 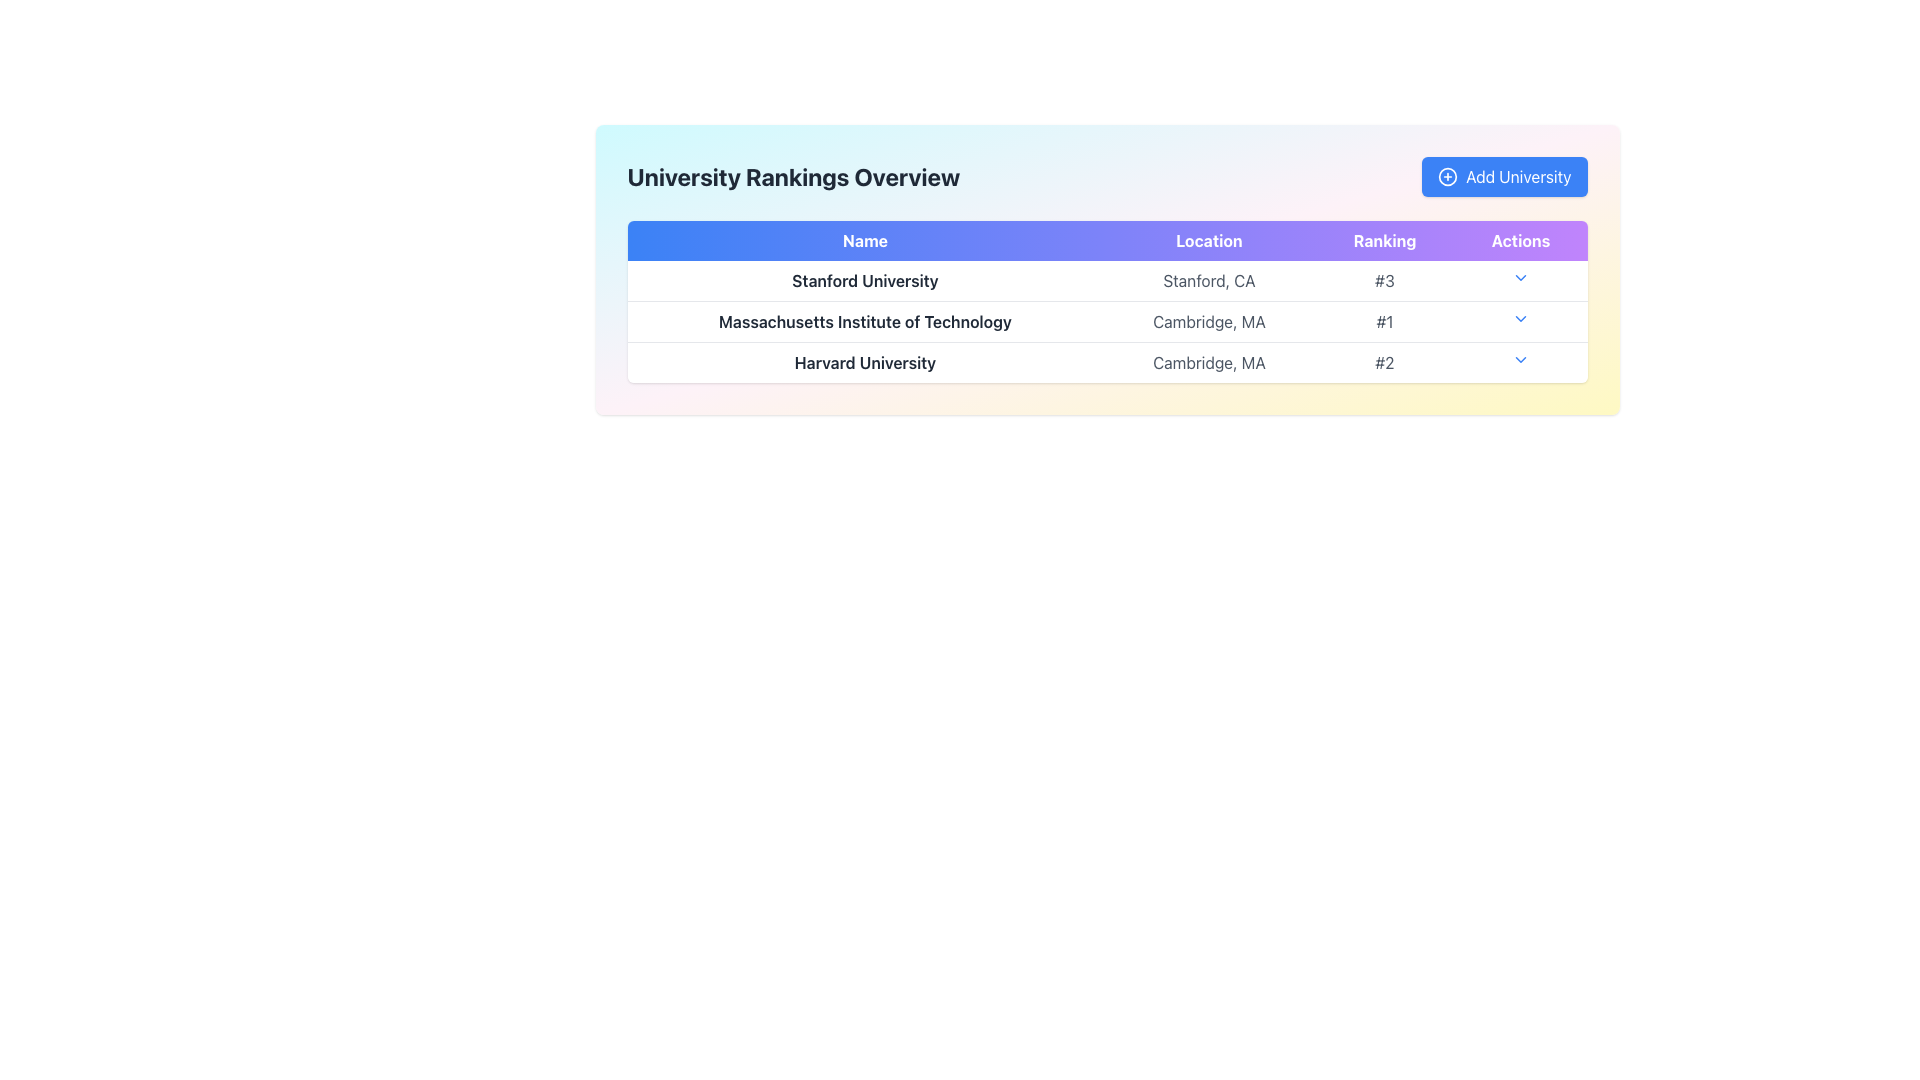 I want to click on the small downward-pointing blue arrow icon in the last column under 'Actions' for 'Harvard University', so click(x=1520, y=362).